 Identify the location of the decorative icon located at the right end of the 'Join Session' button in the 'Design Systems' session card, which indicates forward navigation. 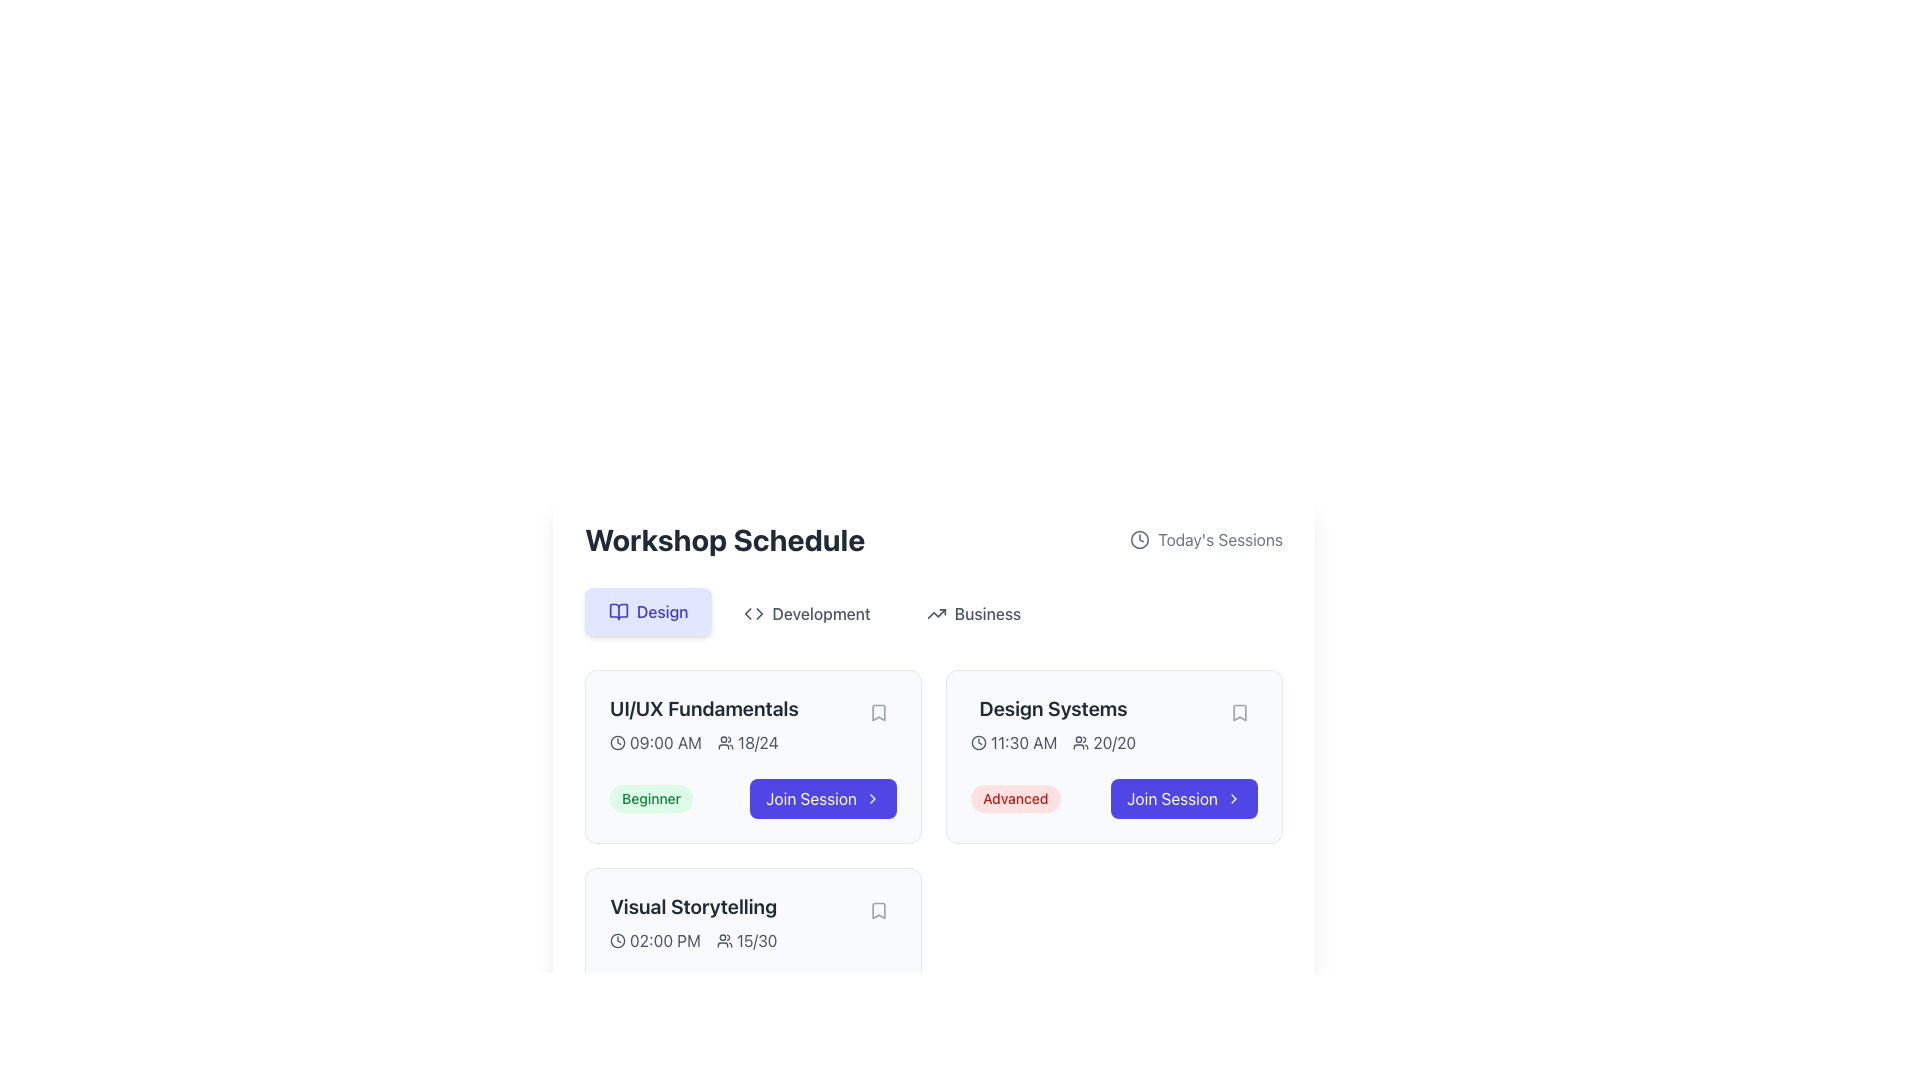
(1232, 797).